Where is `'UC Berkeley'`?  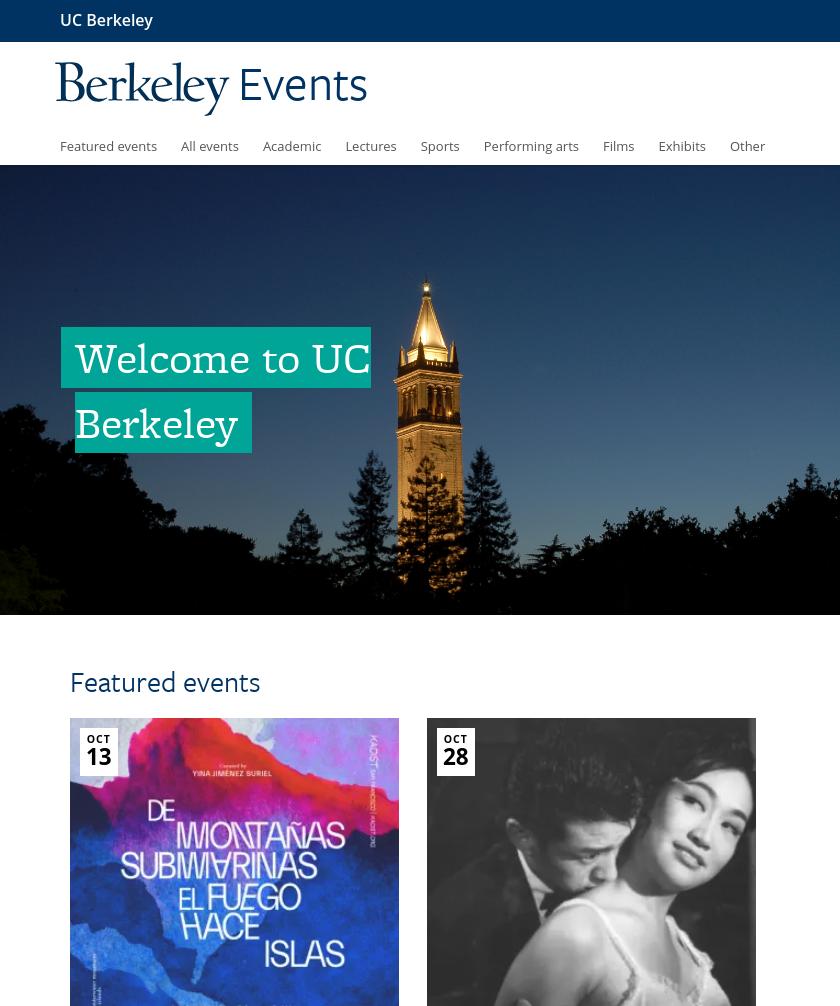
'UC Berkeley' is located at coordinates (106, 20).